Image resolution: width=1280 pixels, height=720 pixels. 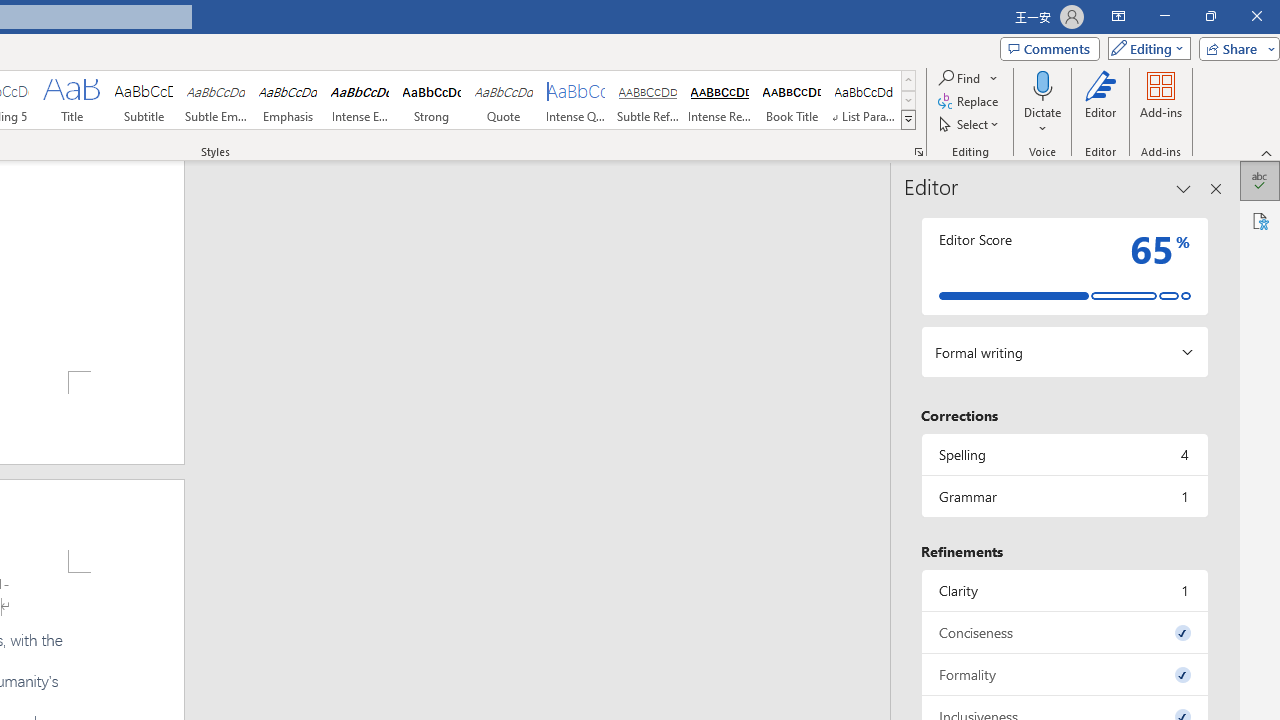 What do you see at coordinates (1063, 454) in the screenshot?
I see `'Spelling, 4 issues. Press space or enter to review items.'` at bounding box center [1063, 454].